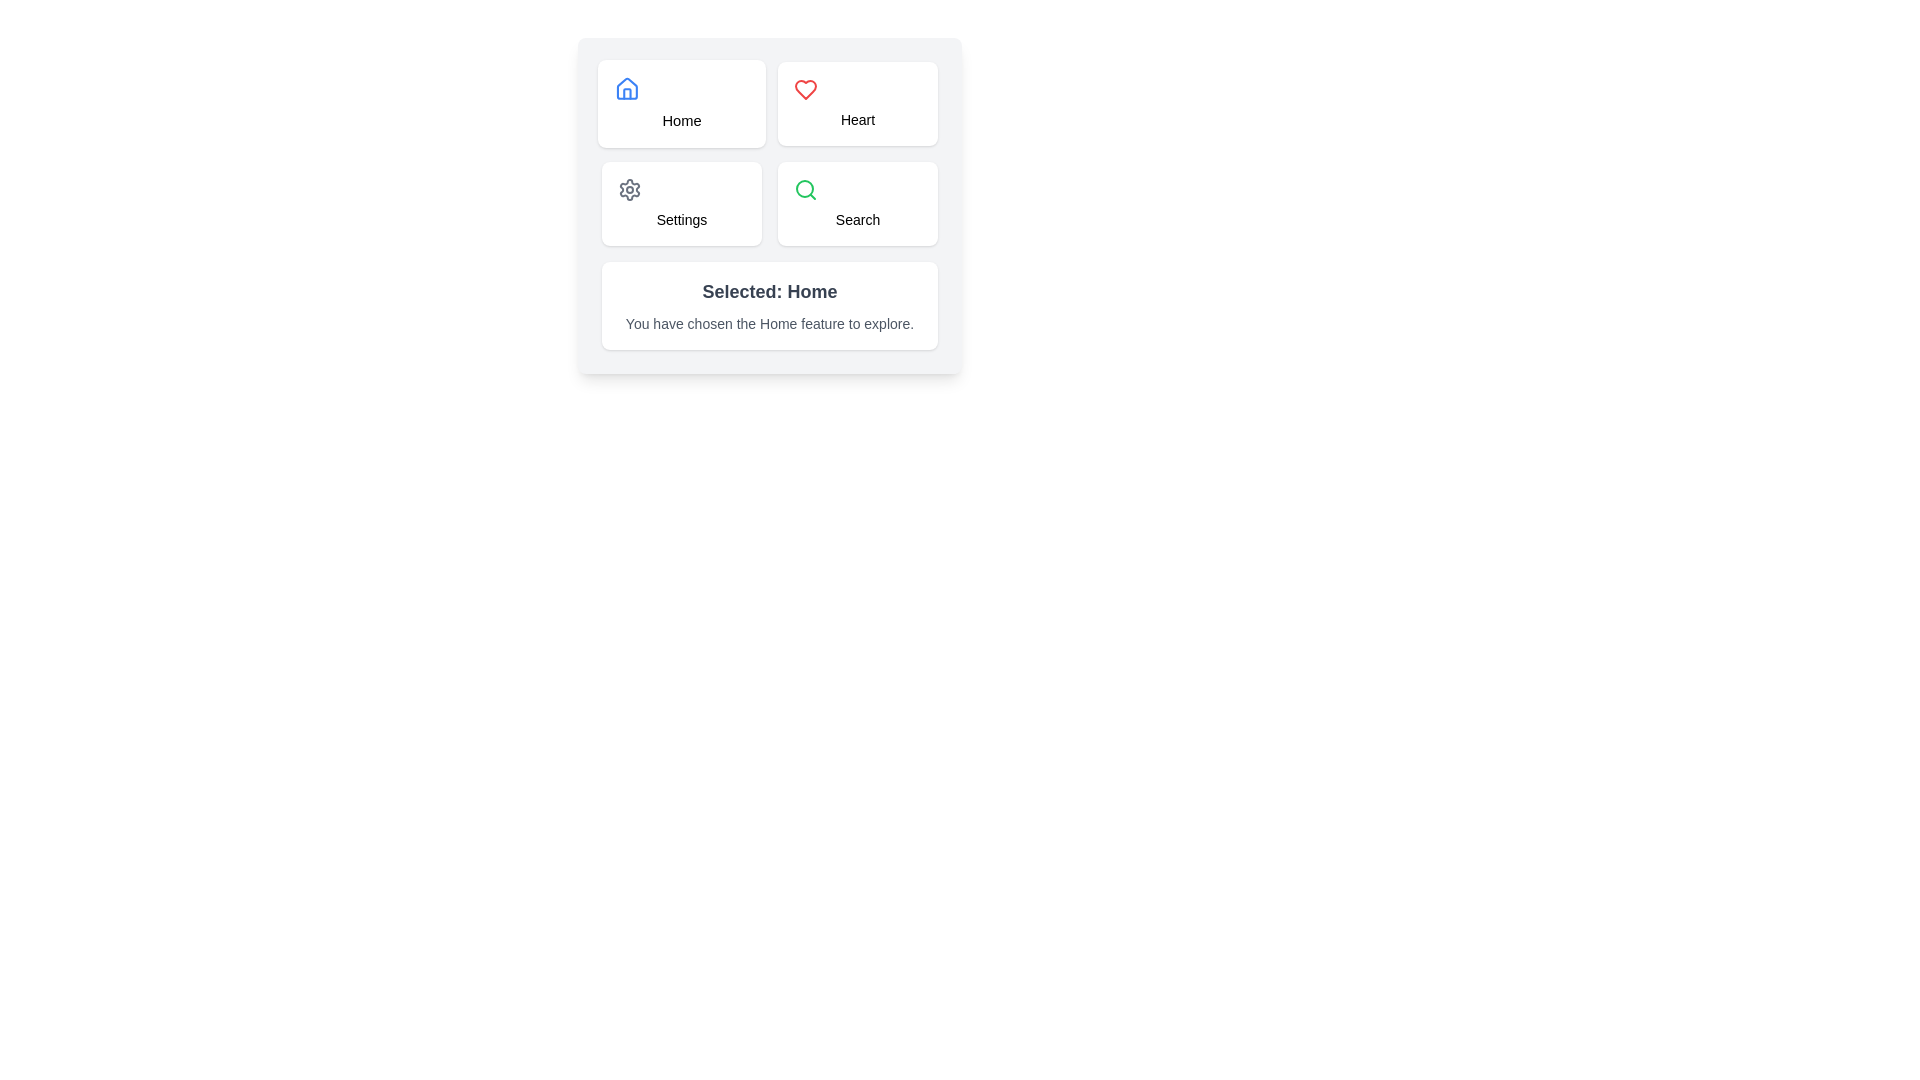  I want to click on the 'Home' navigation button located in the top-left quadrant of the grid layout, so click(681, 104).